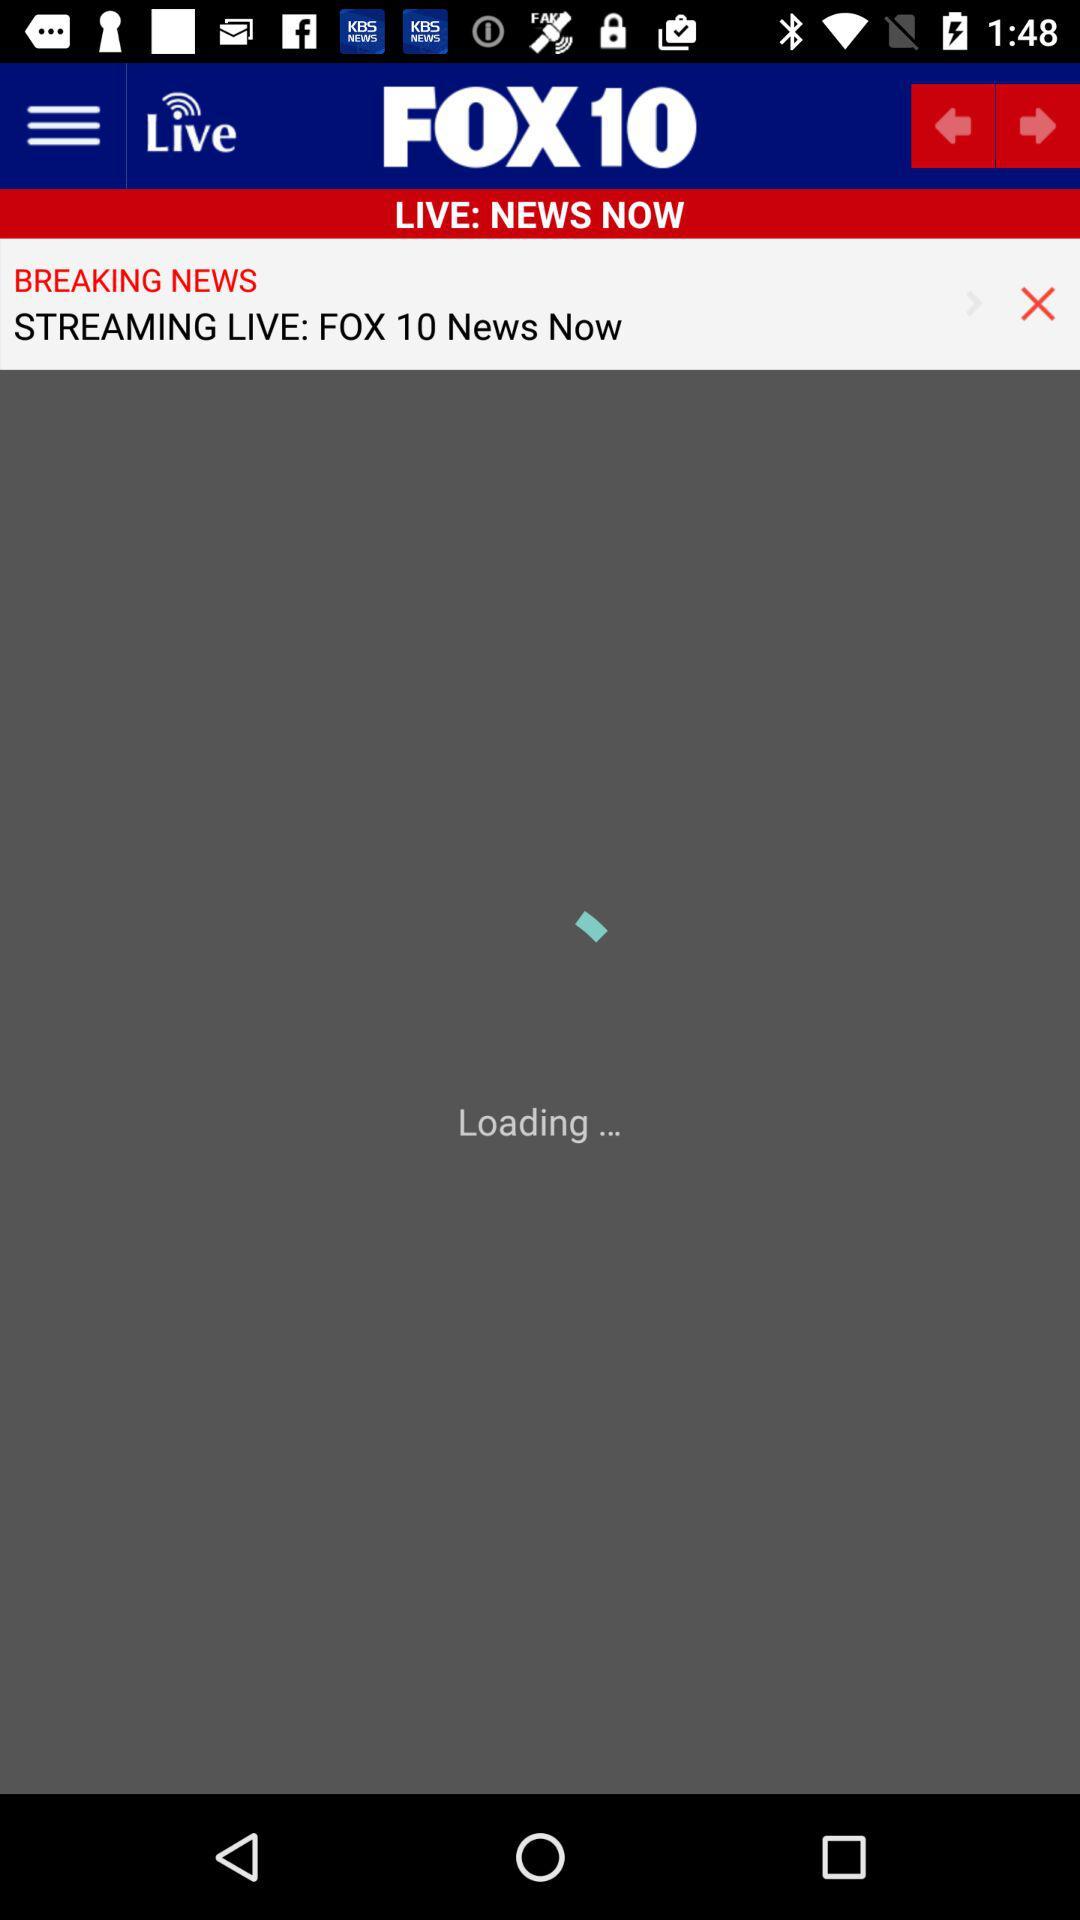 This screenshot has height=1920, width=1080. I want to click on the menu icon, so click(61, 124).